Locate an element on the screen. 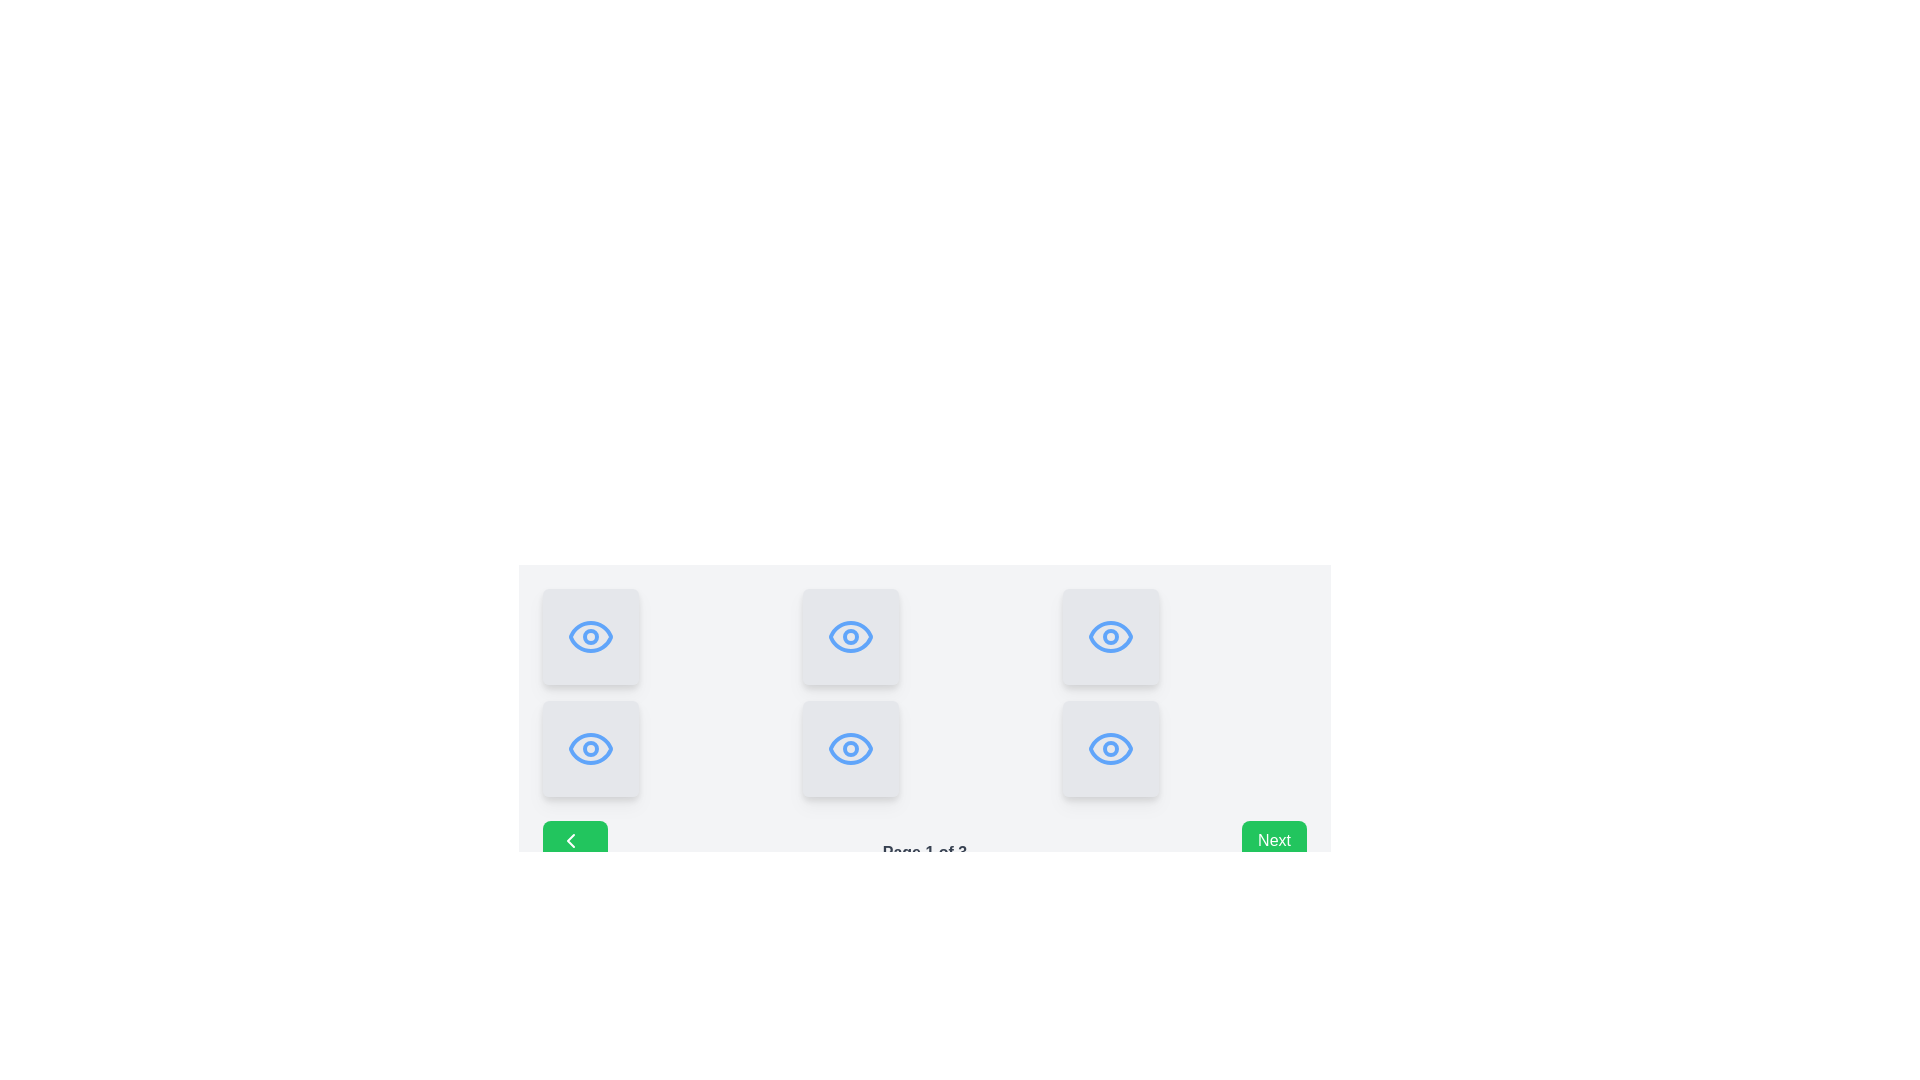 This screenshot has height=1080, width=1920. the stylized eye icon with a blue stroke color located in the second row and second column of the grid is located at coordinates (850, 636).